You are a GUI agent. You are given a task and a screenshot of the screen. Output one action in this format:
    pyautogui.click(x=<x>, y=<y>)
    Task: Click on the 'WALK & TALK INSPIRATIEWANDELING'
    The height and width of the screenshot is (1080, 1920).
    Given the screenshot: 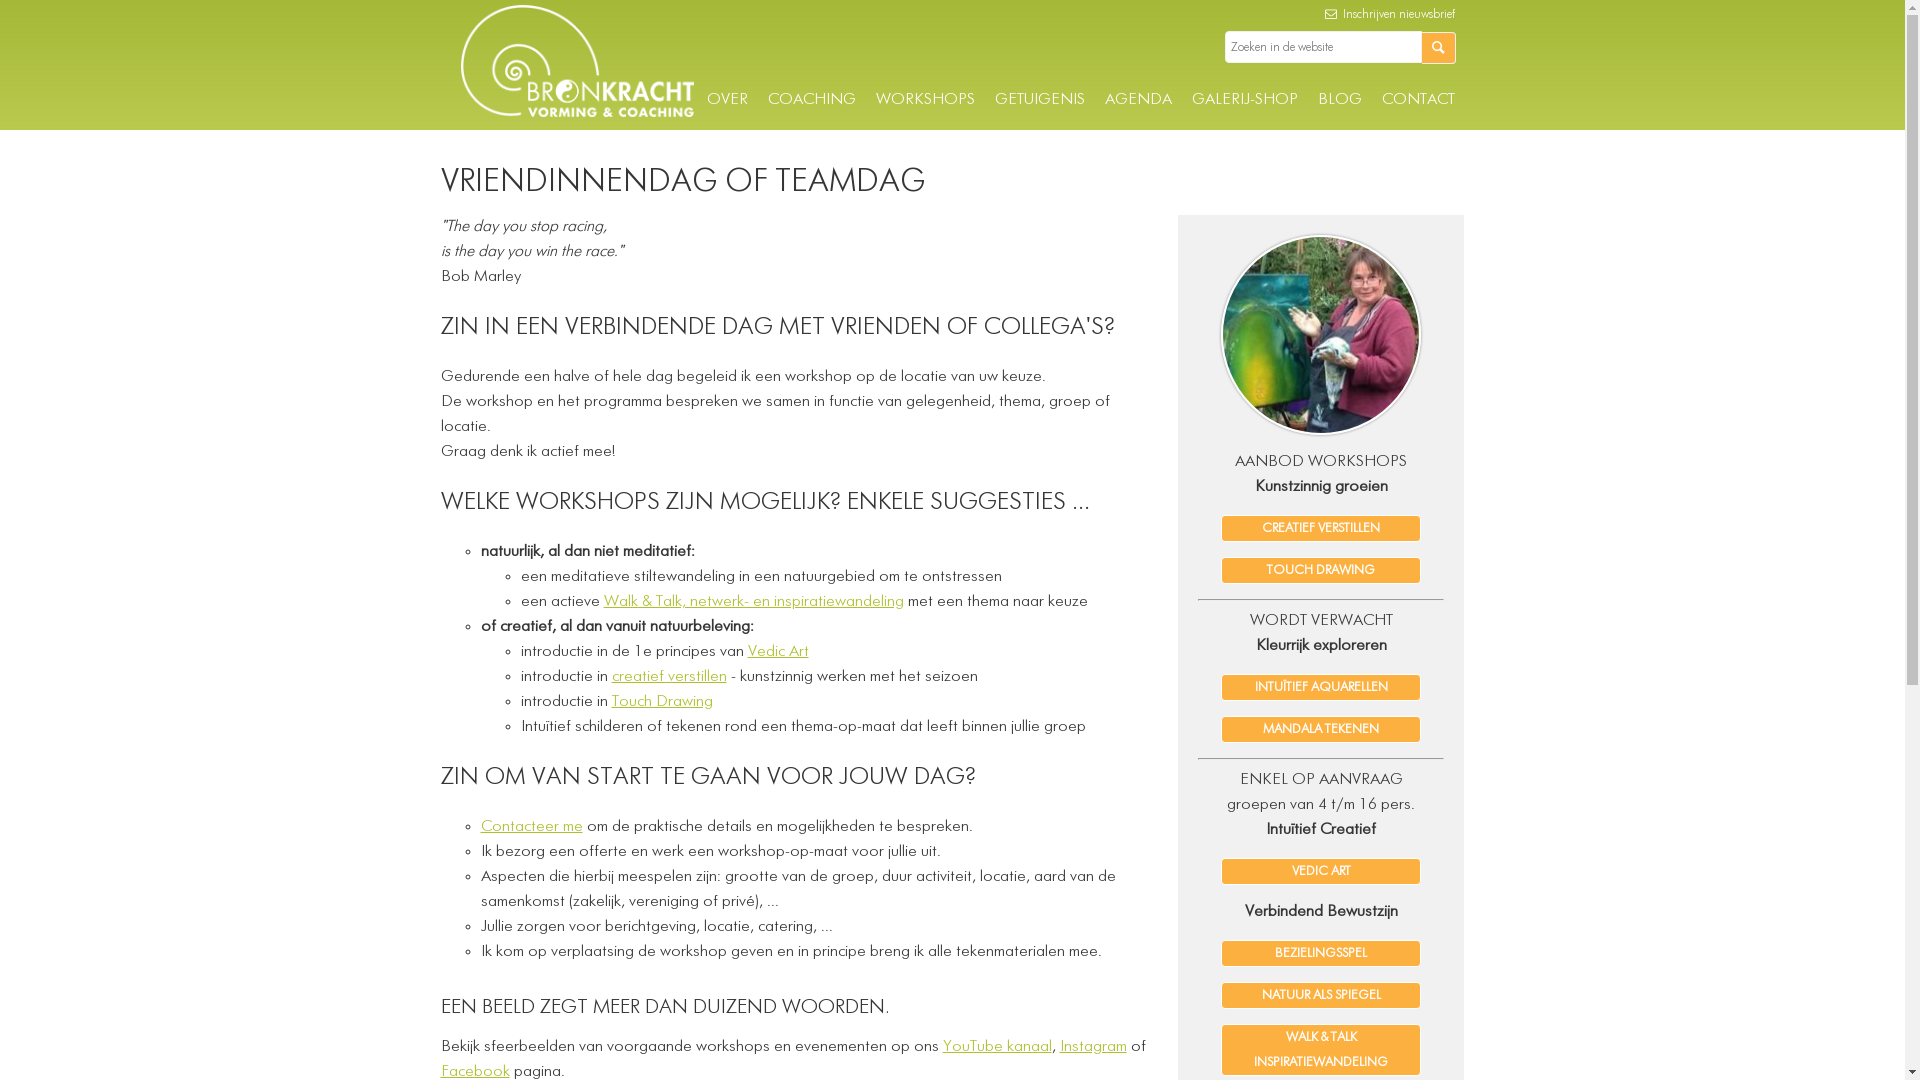 What is the action you would take?
    pyautogui.click(x=1320, y=1048)
    